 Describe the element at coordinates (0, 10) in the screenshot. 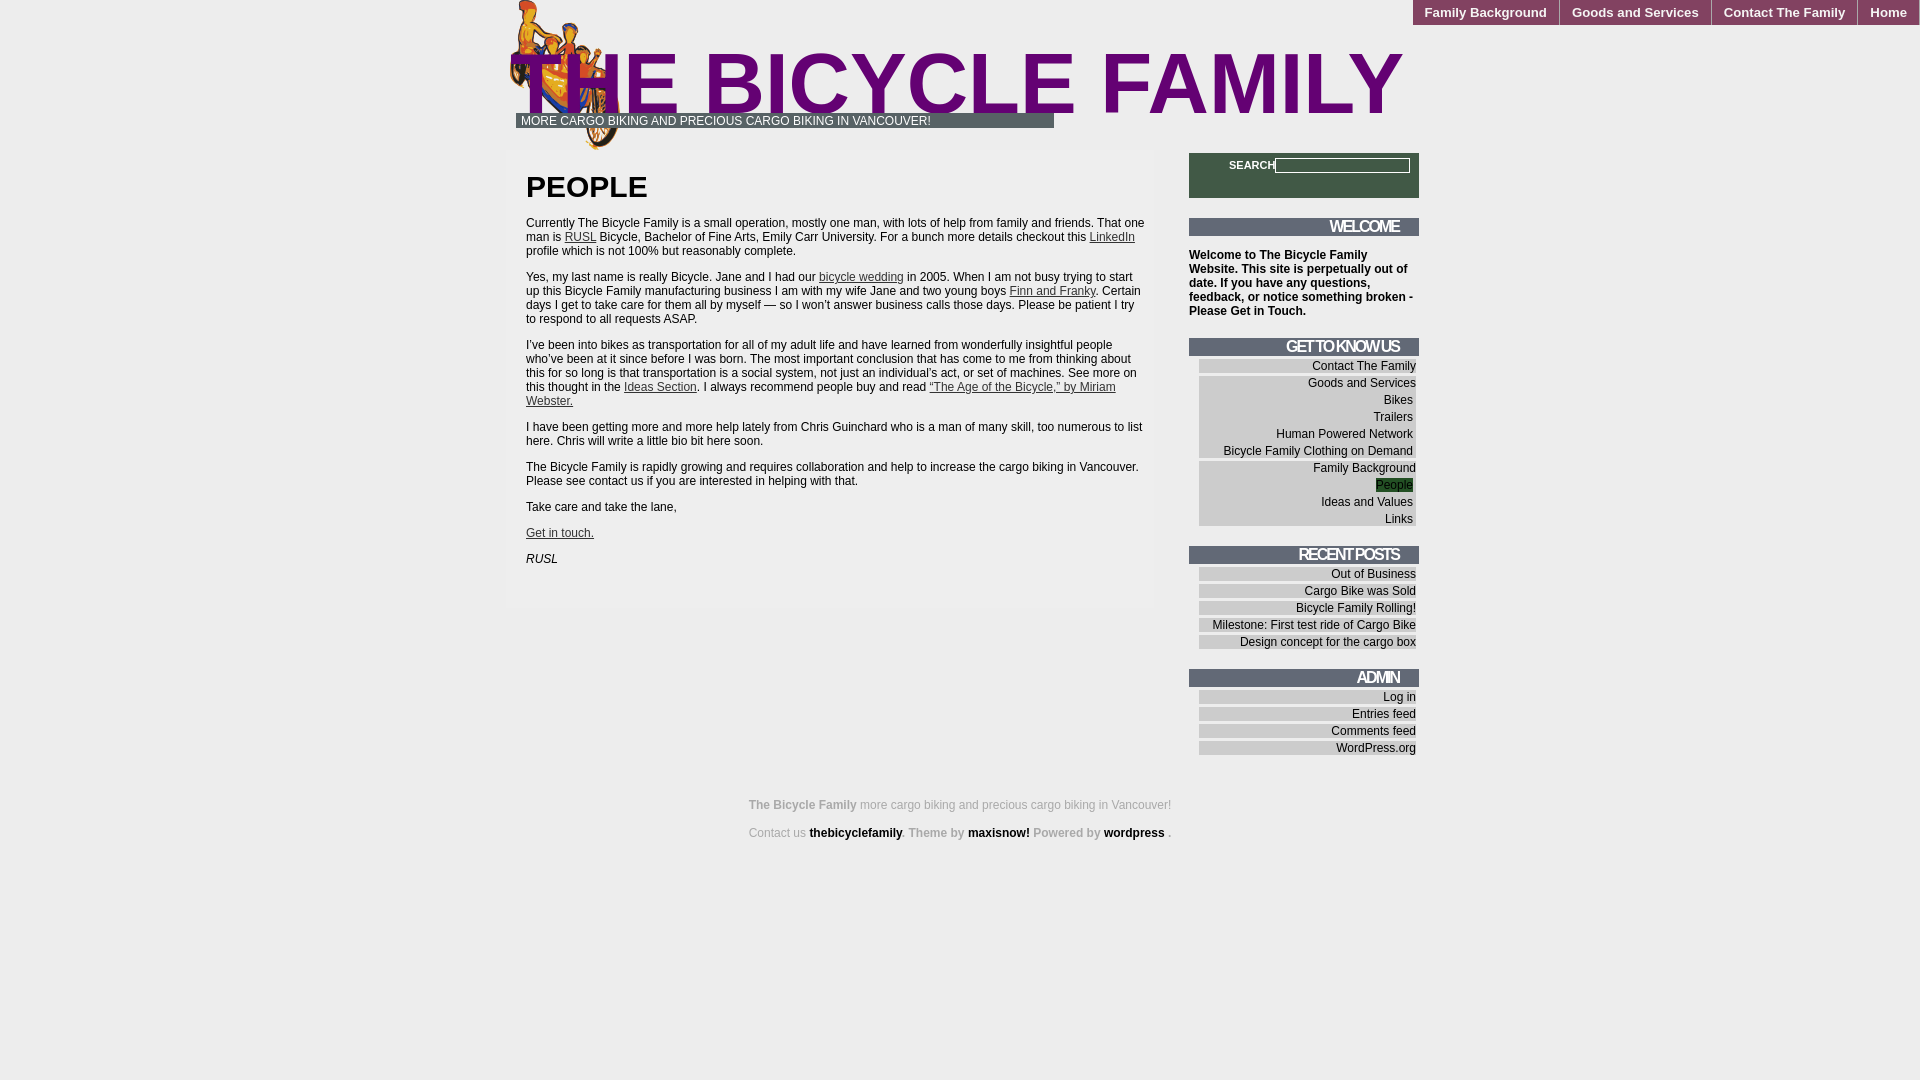

I see `'Search'` at that location.